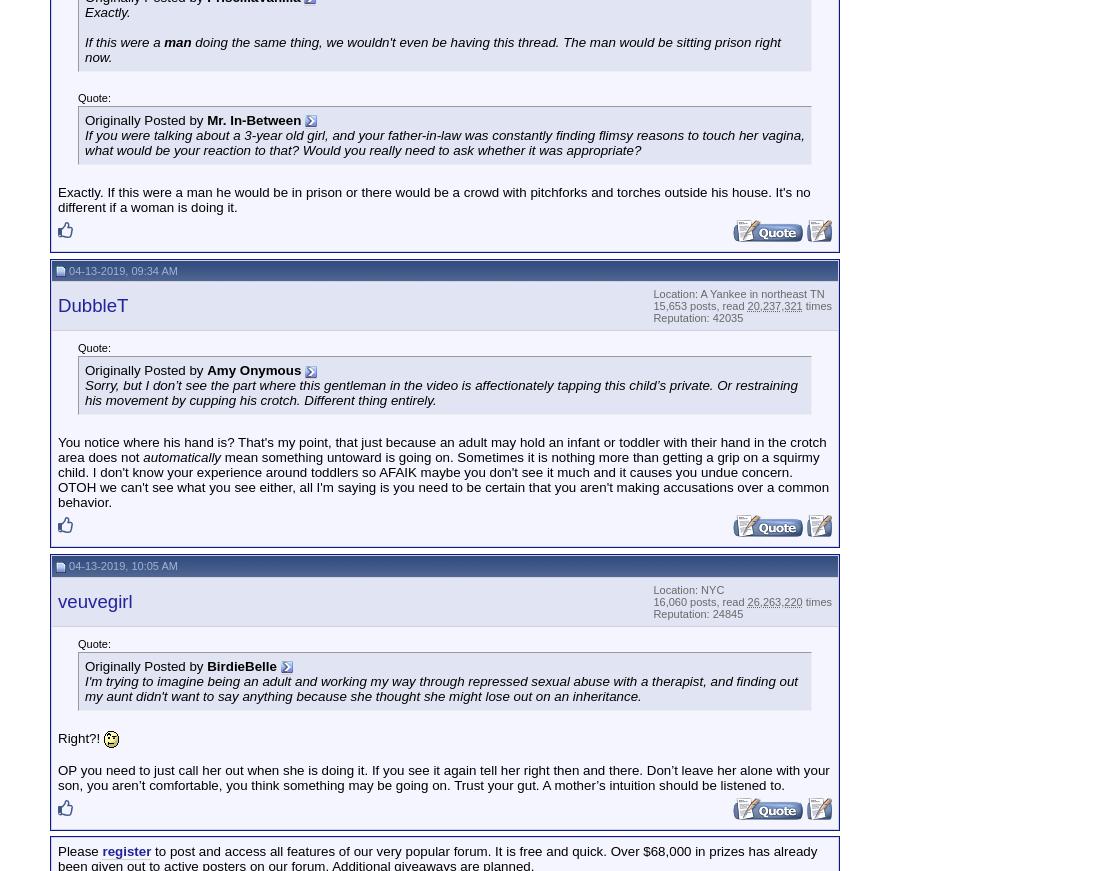  I want to click on 'If this were a', so click(124, 40).